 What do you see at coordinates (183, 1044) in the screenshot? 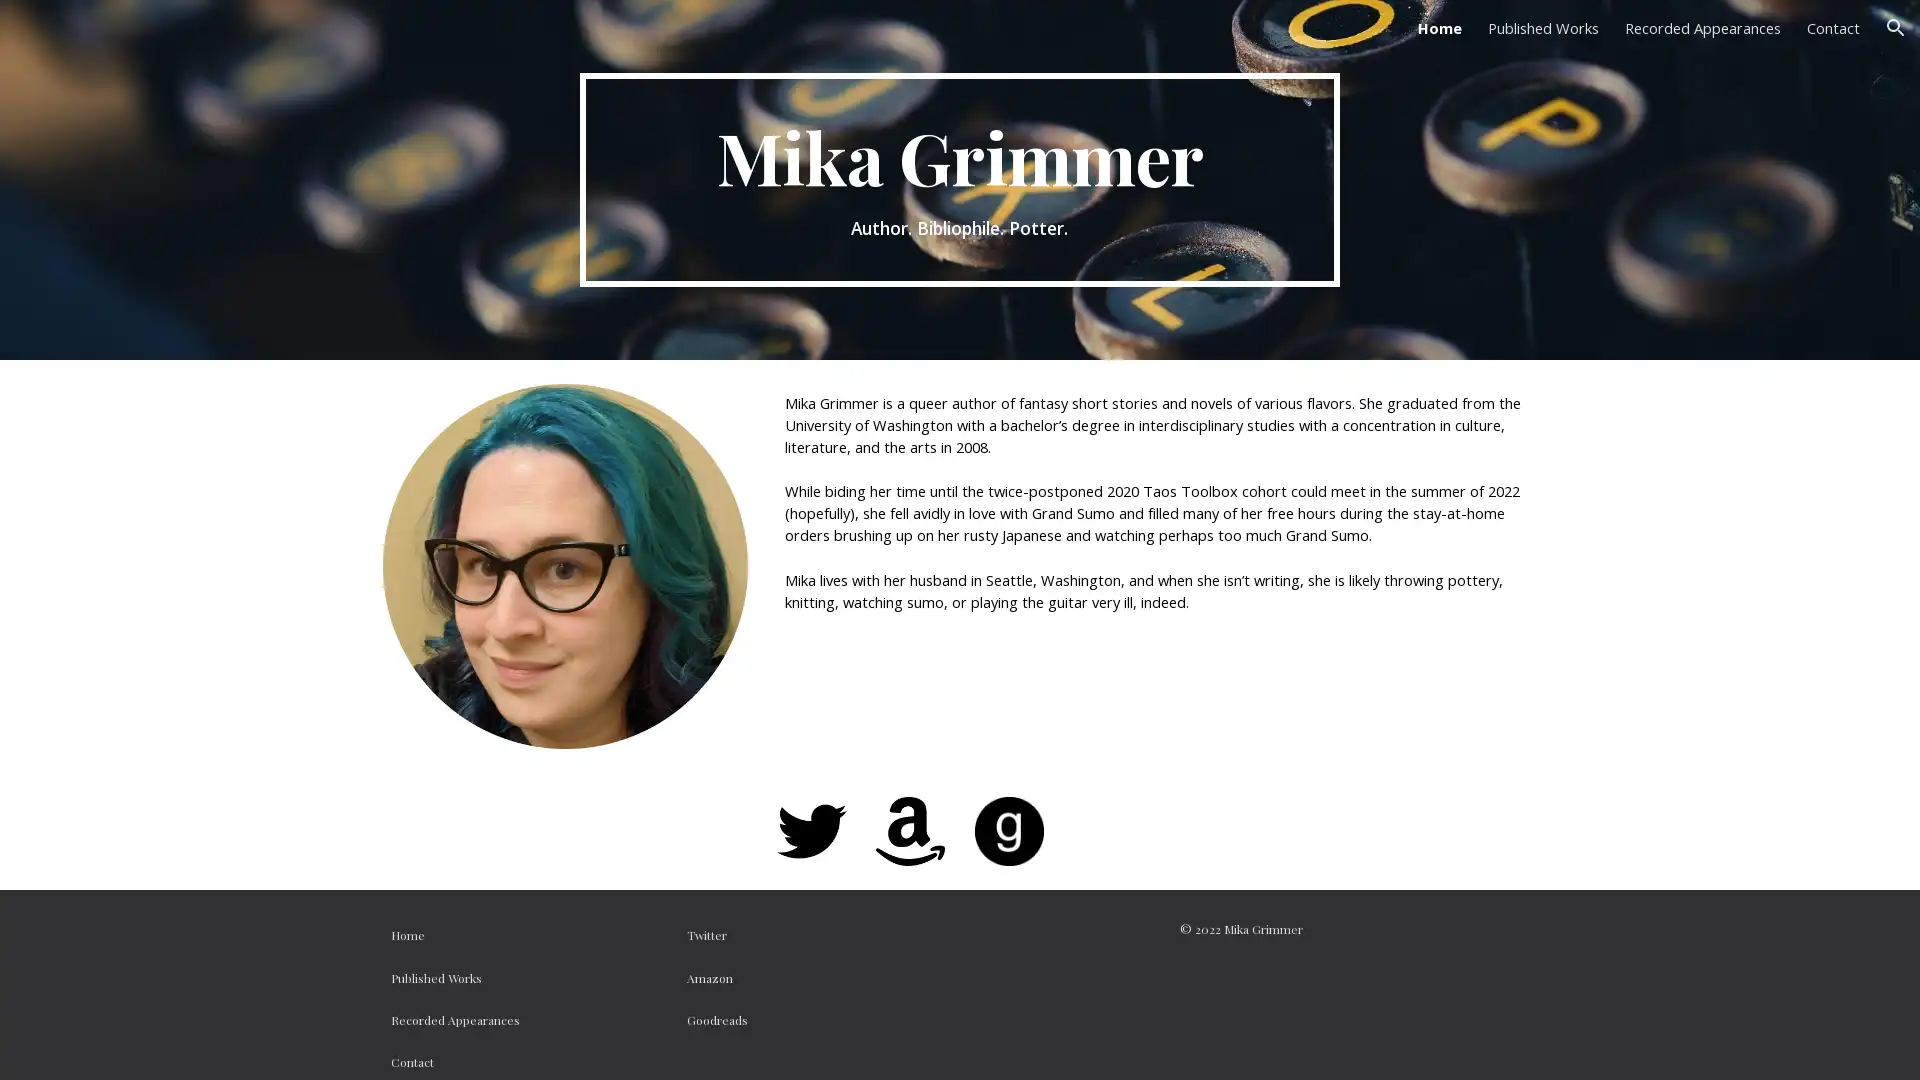
I see `Report abuse` at bounding box center [183, 1044].